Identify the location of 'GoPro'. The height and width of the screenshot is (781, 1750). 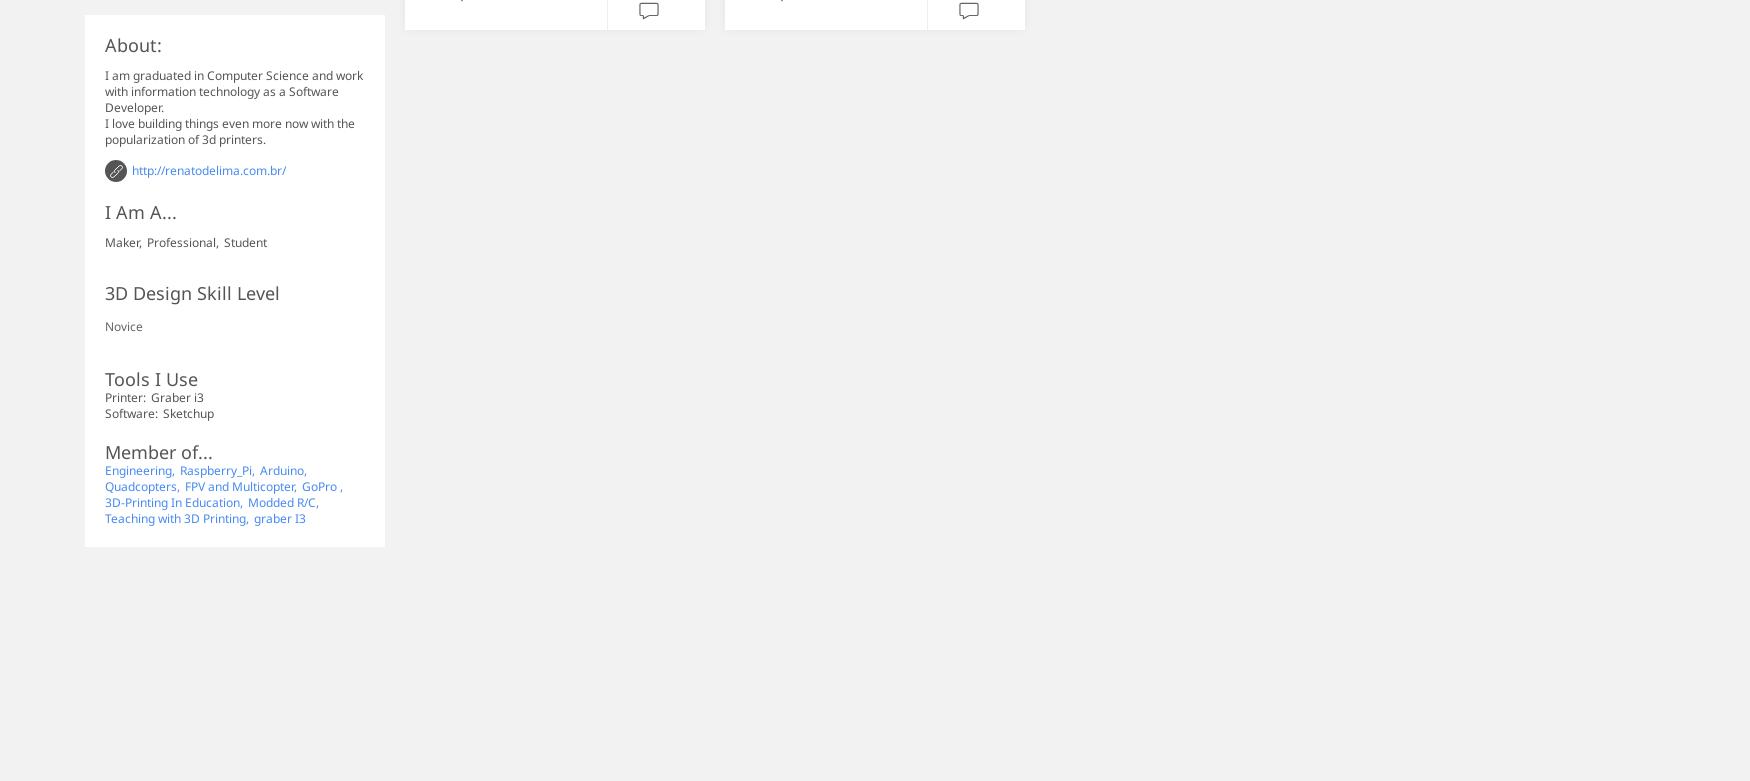
(320, 485).